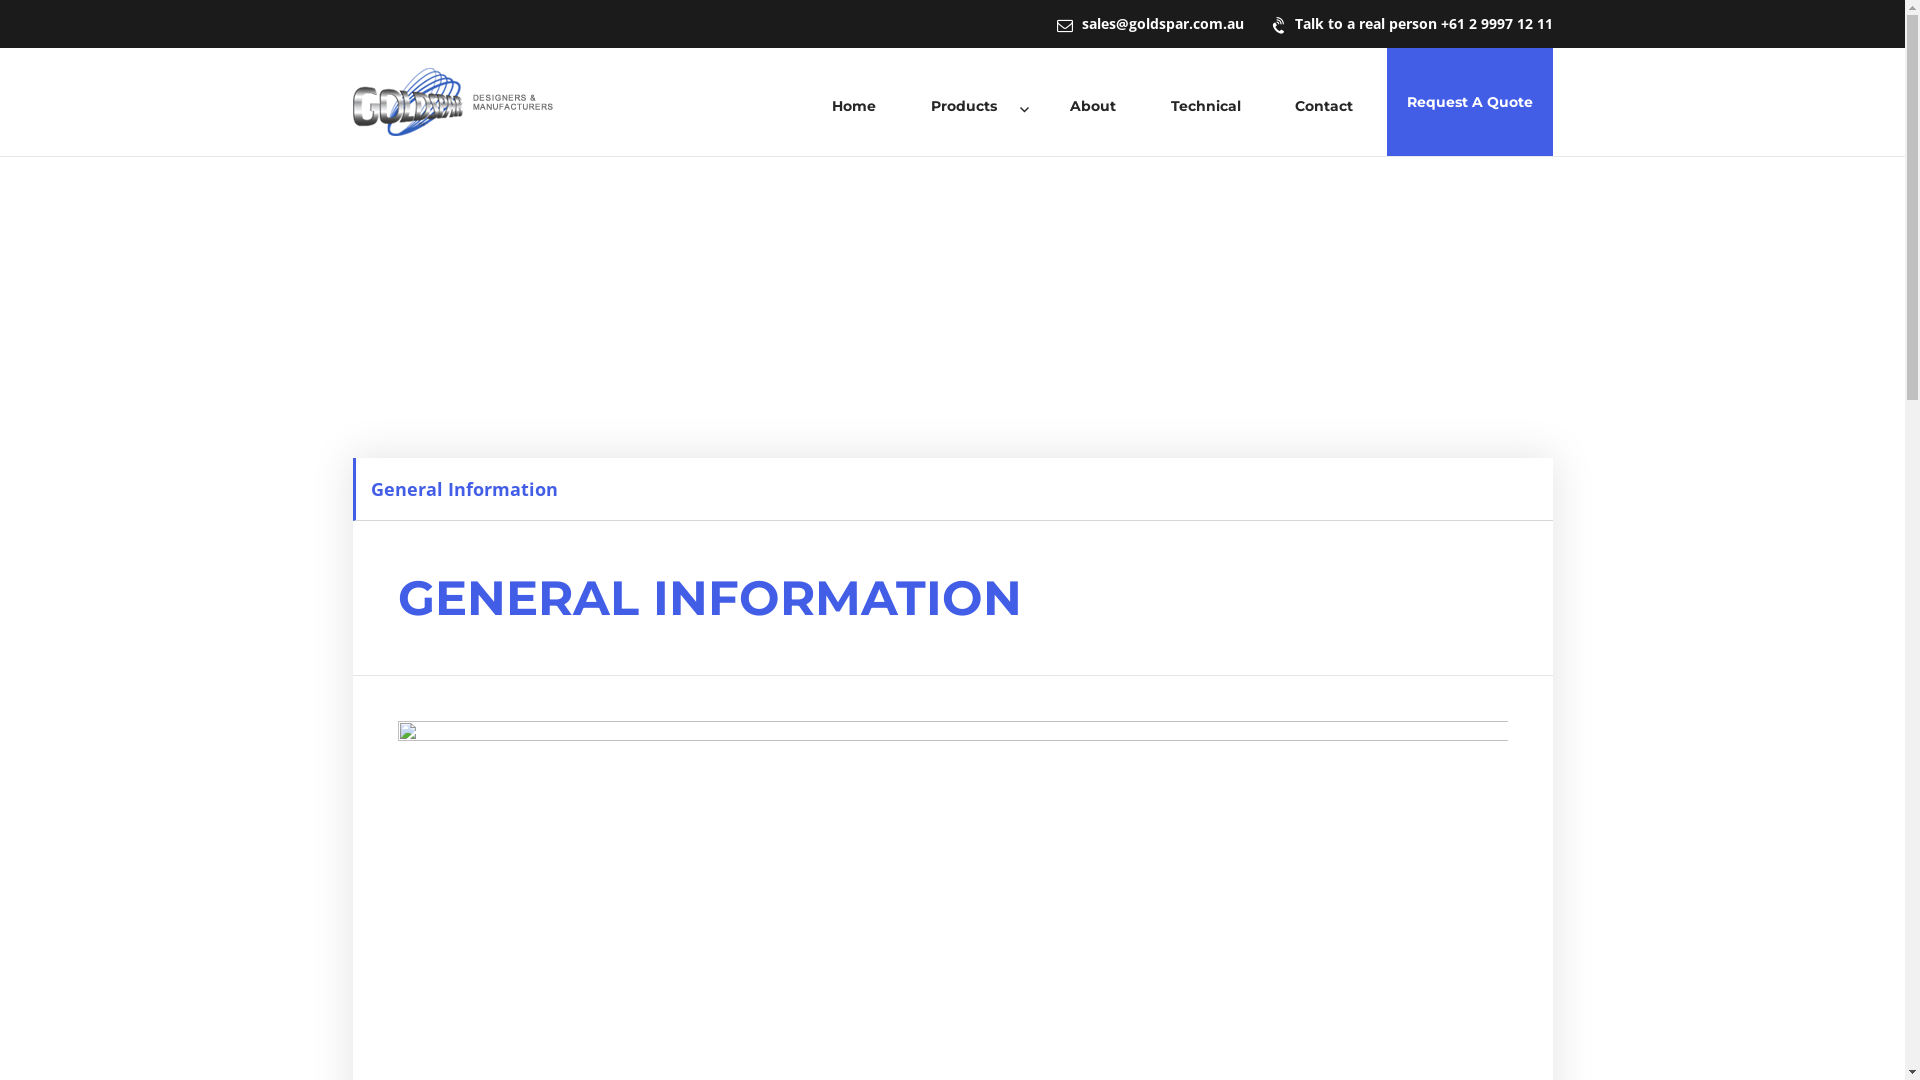 The height and width of the screenshot is (1080, 1920). Describe the element at coordinates (1149, 23) in the screenshot. I see `'sales@goldspar.com.au'` at that location.